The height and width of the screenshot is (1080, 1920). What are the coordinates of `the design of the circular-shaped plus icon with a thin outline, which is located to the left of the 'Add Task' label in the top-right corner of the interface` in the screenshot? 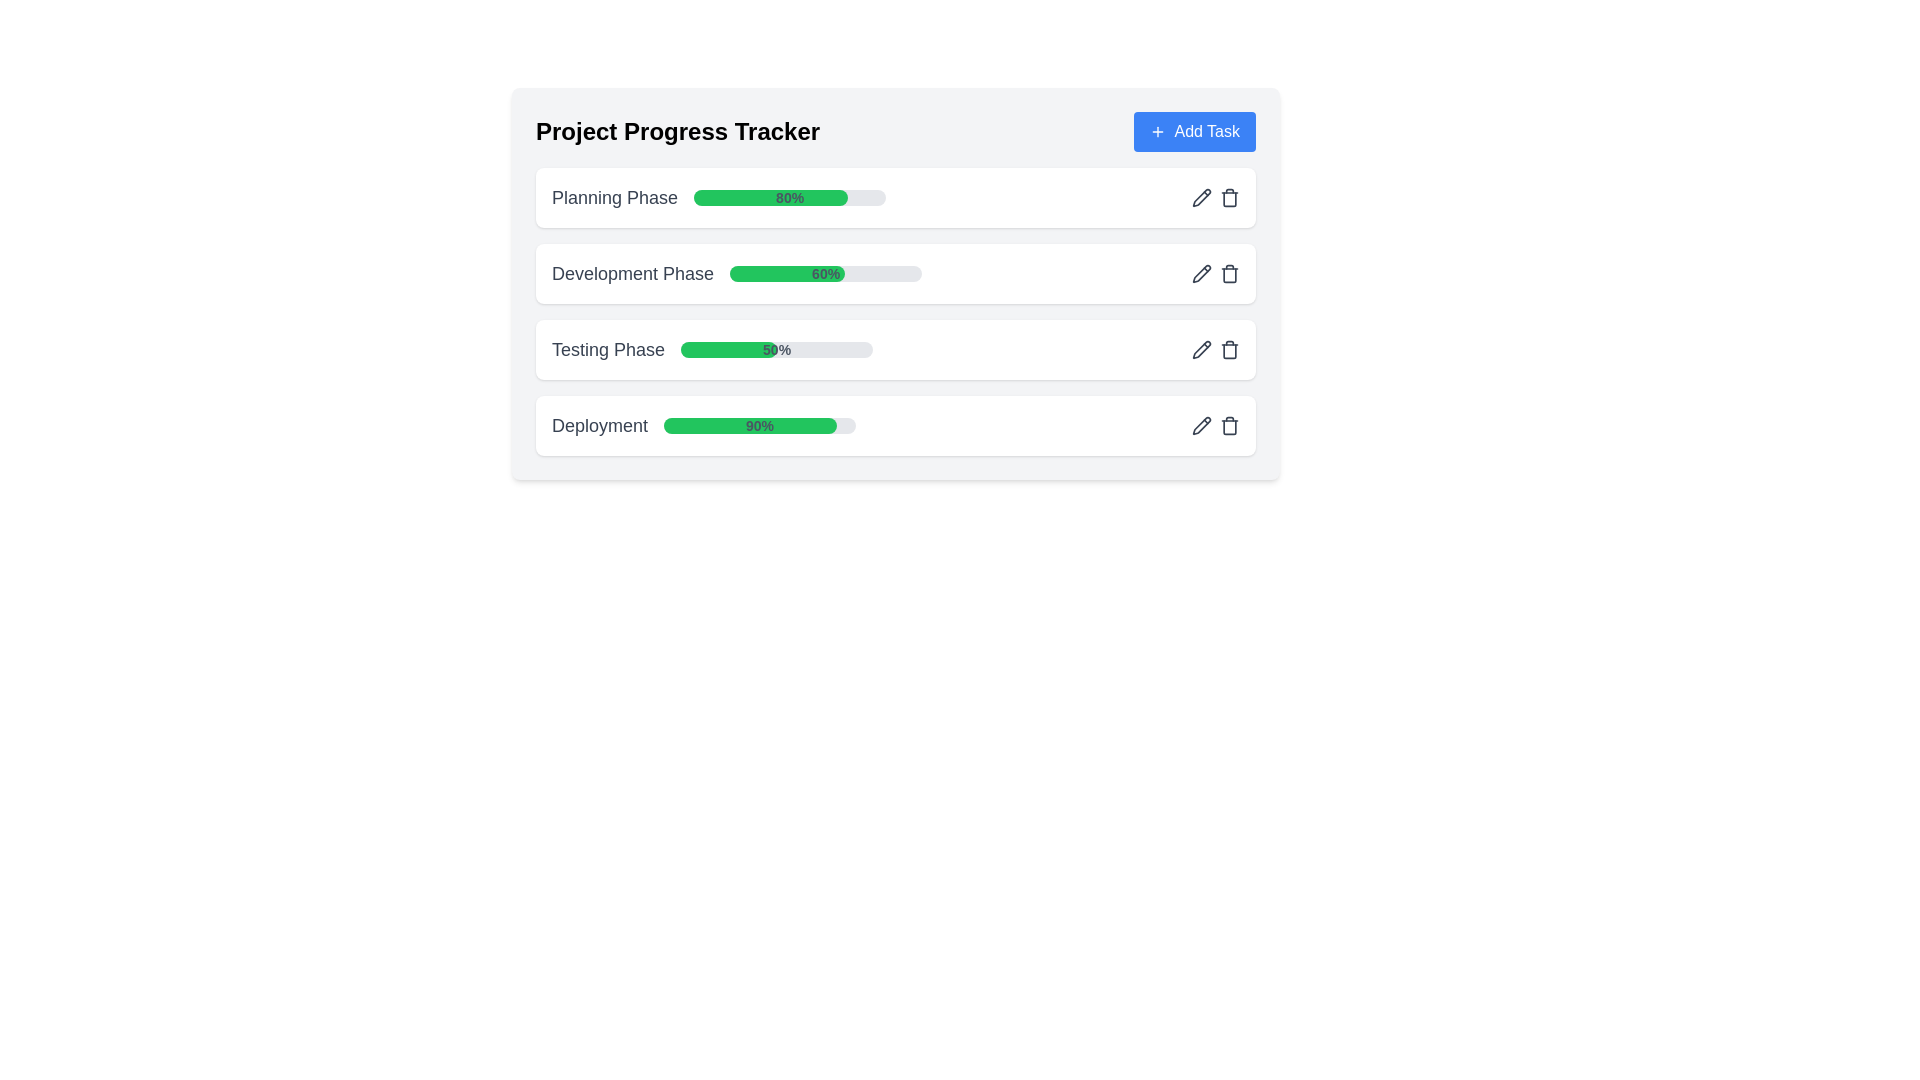 It's located at (1158, 131).